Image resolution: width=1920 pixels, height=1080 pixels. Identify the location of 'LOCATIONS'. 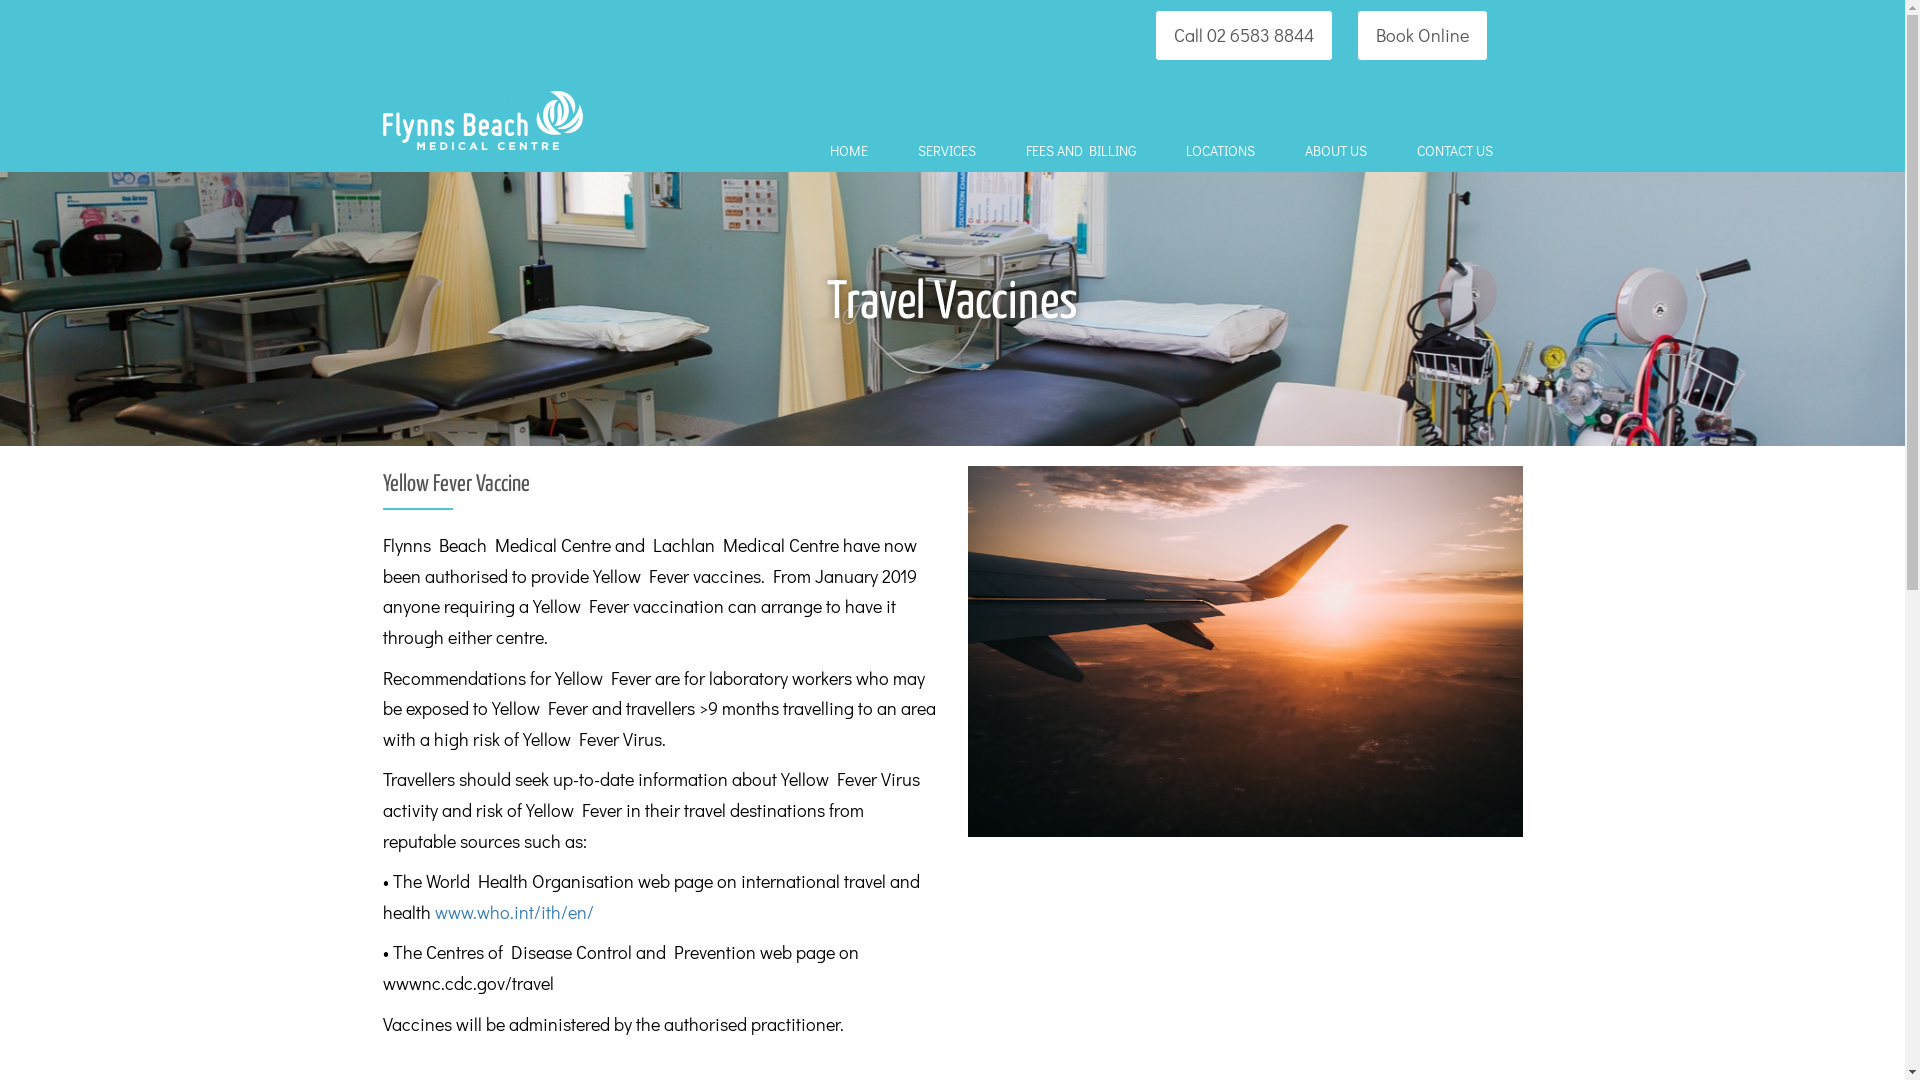
(1166, 150).